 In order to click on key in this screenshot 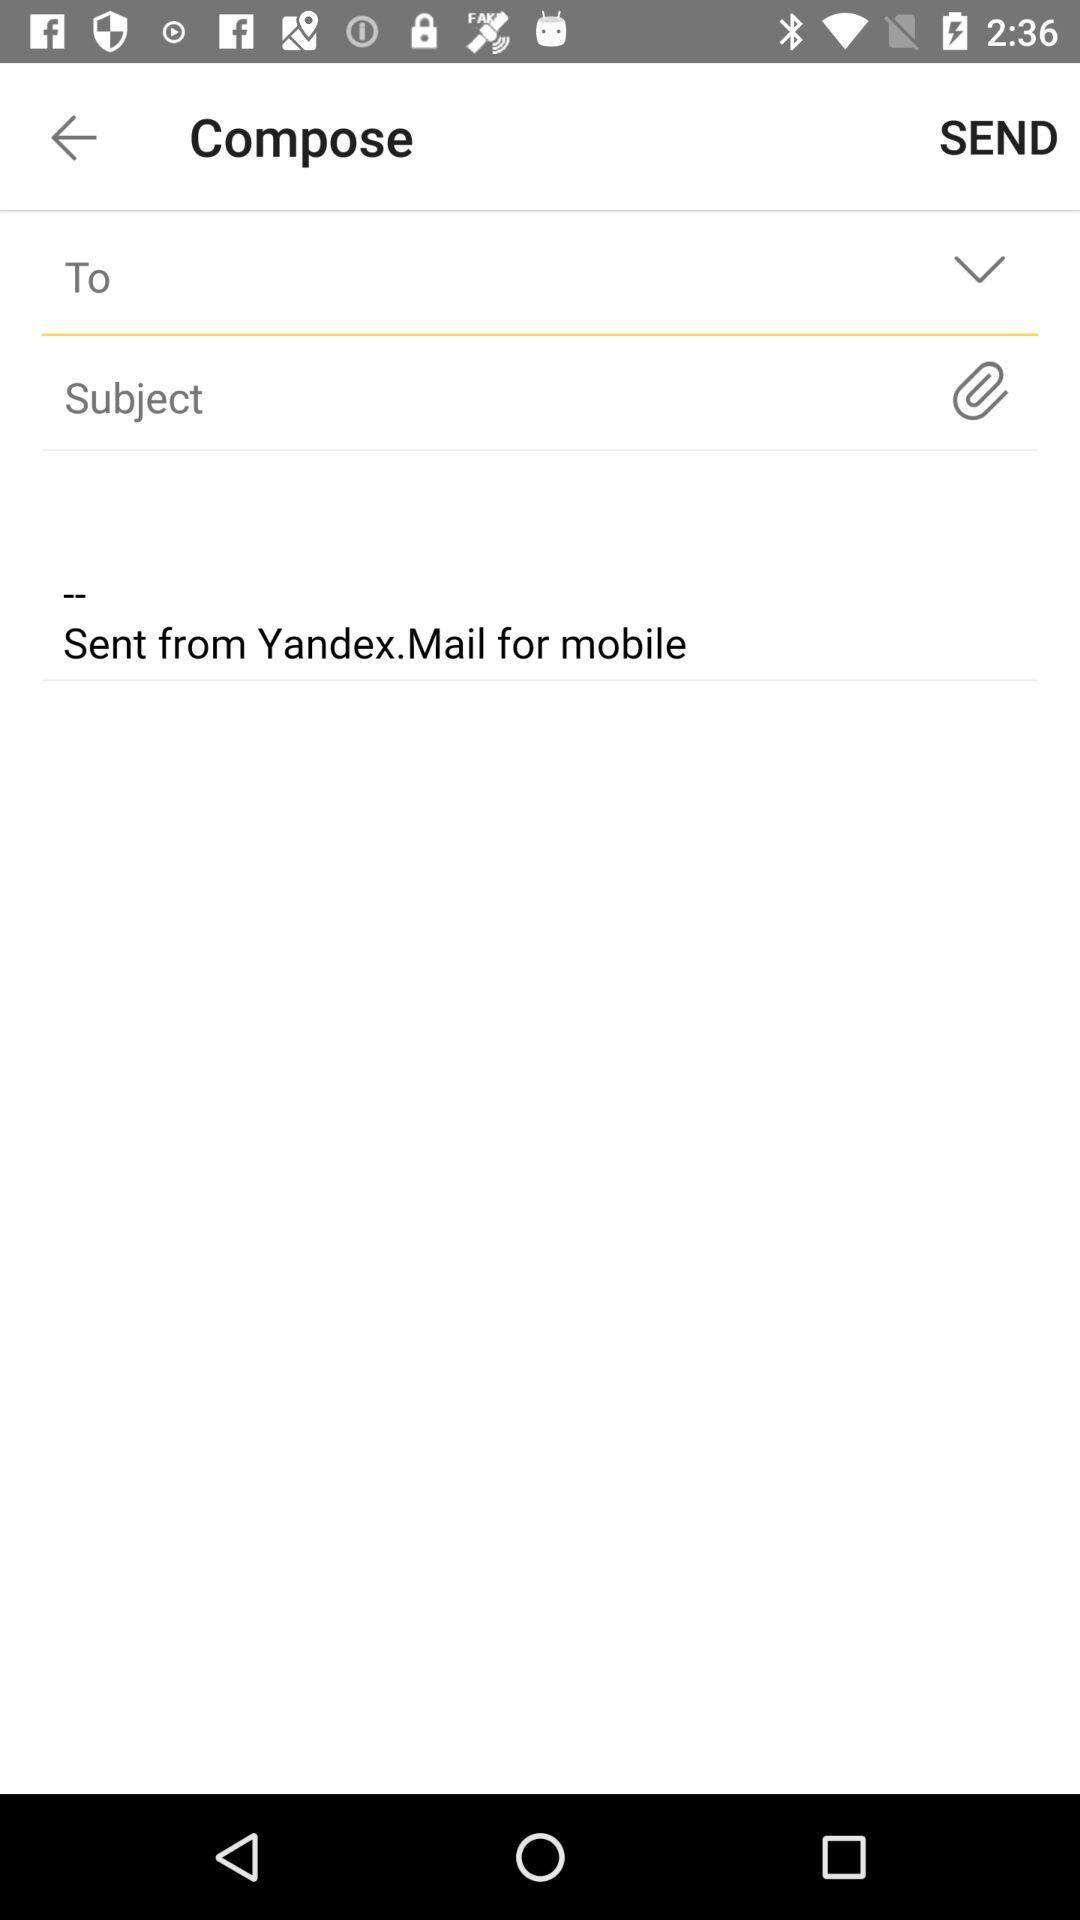, I will do `click(978, 390)`.